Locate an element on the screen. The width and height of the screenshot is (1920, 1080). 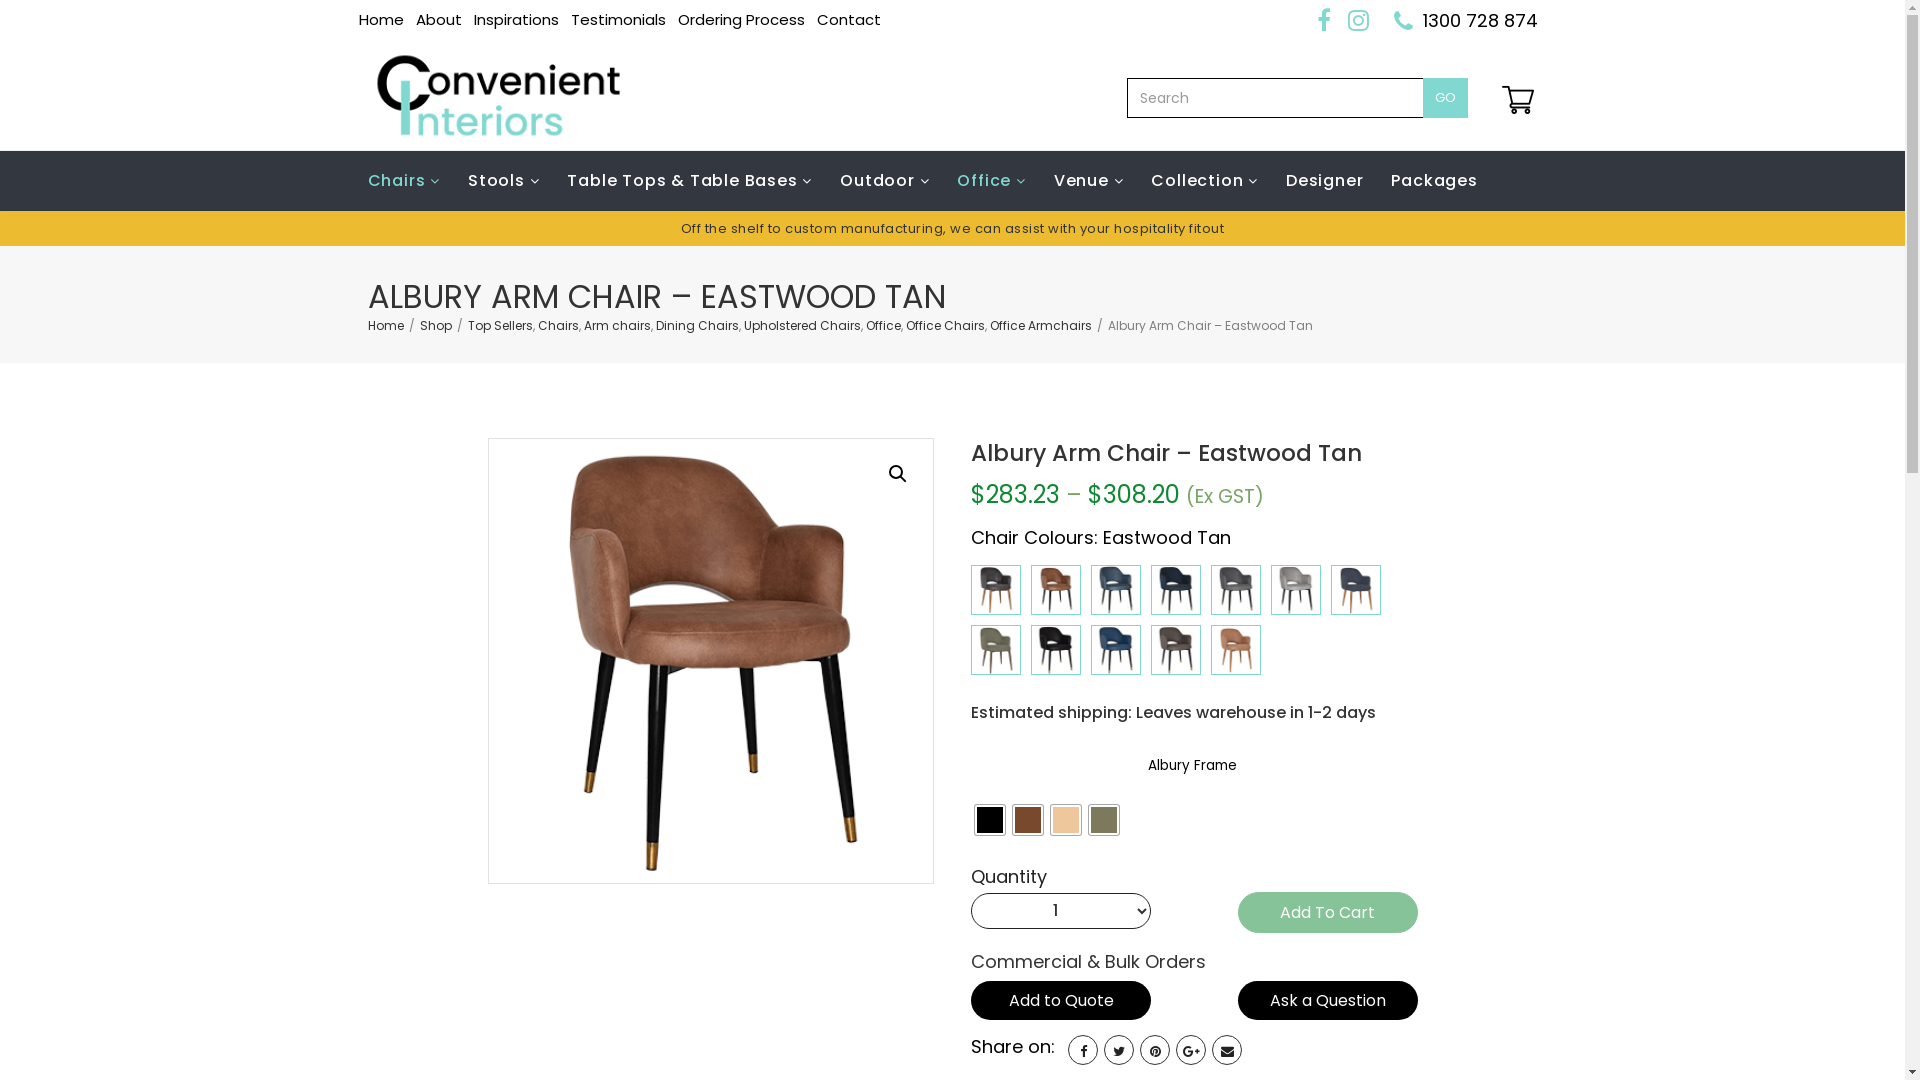
'Metal Light Walnut' is located at coordinates (1012, 820).